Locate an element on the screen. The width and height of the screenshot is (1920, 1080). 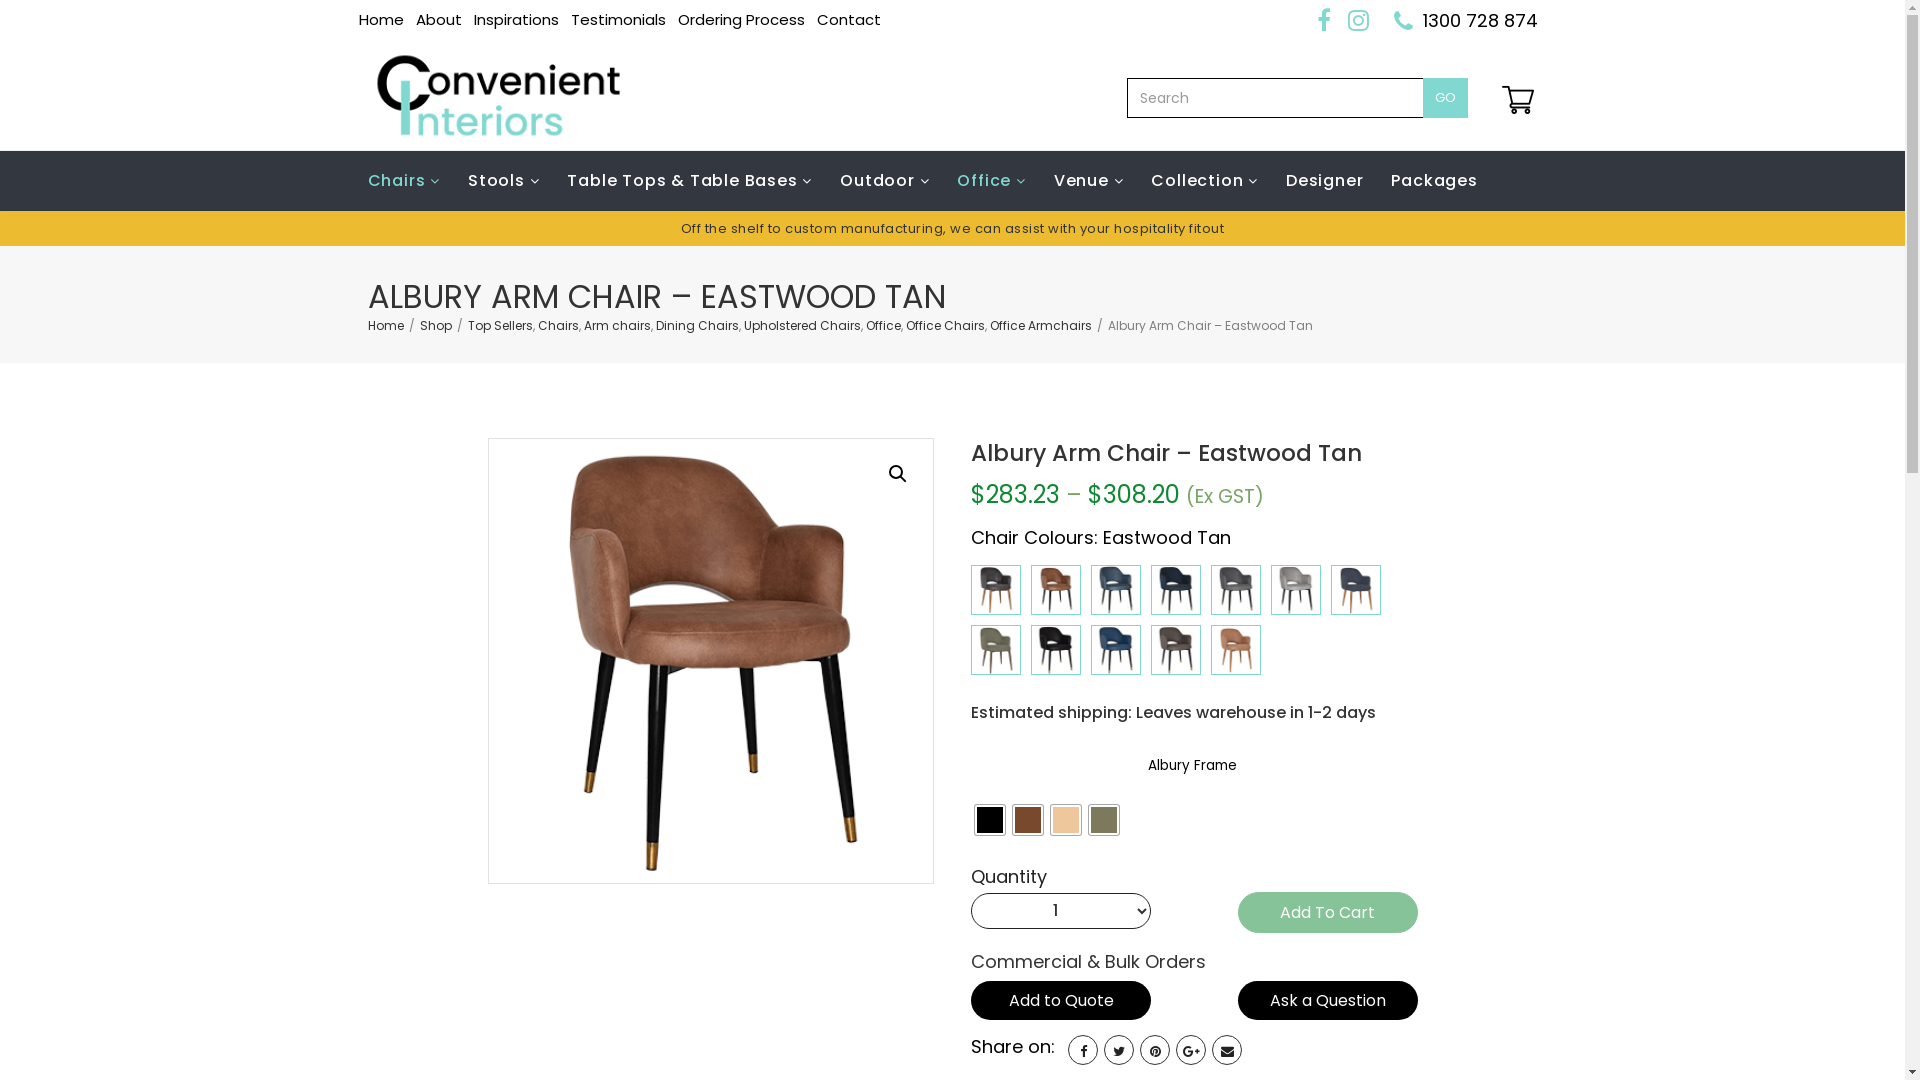
'Metal Light Walnut' is located at coordinates (1012, 820).